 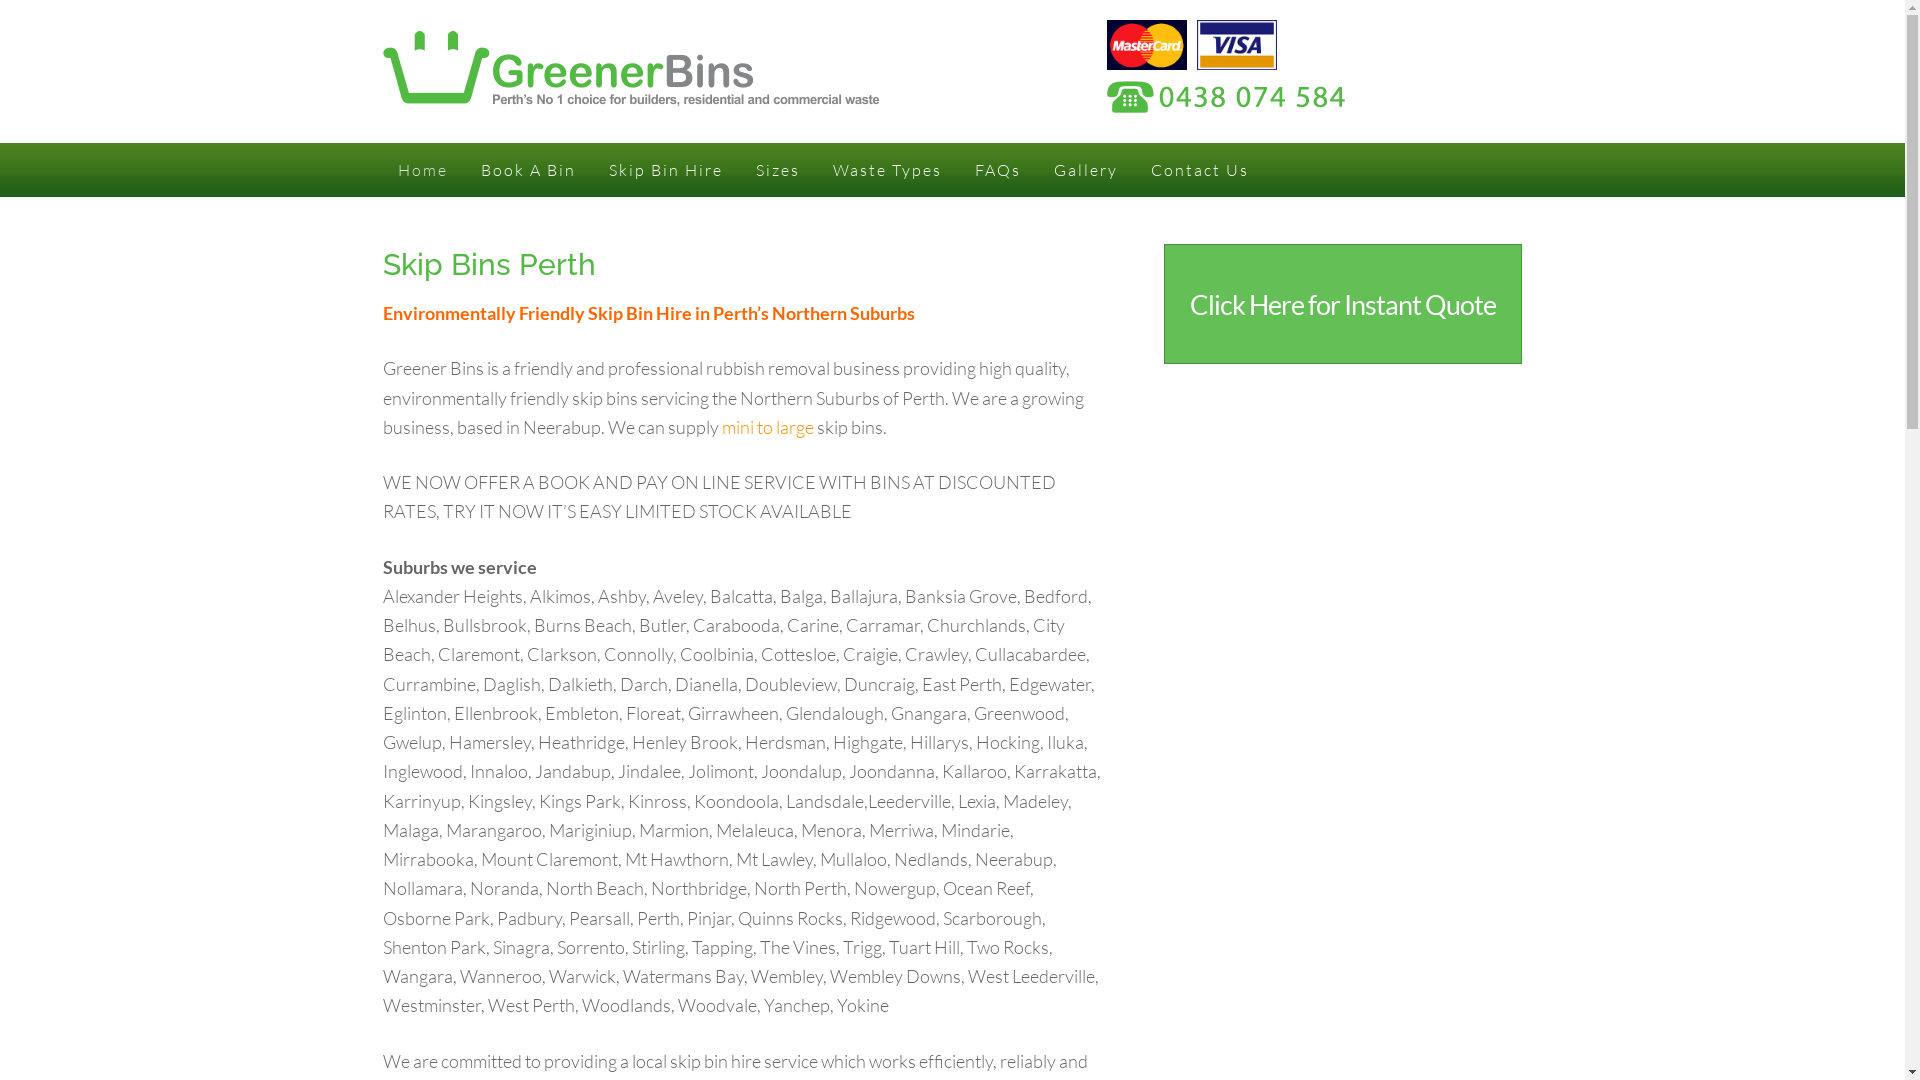 What do you see at coordinates (629, 67) in the screenshot?
I see `'Greener Bins'` at bounding box center [629, 67].